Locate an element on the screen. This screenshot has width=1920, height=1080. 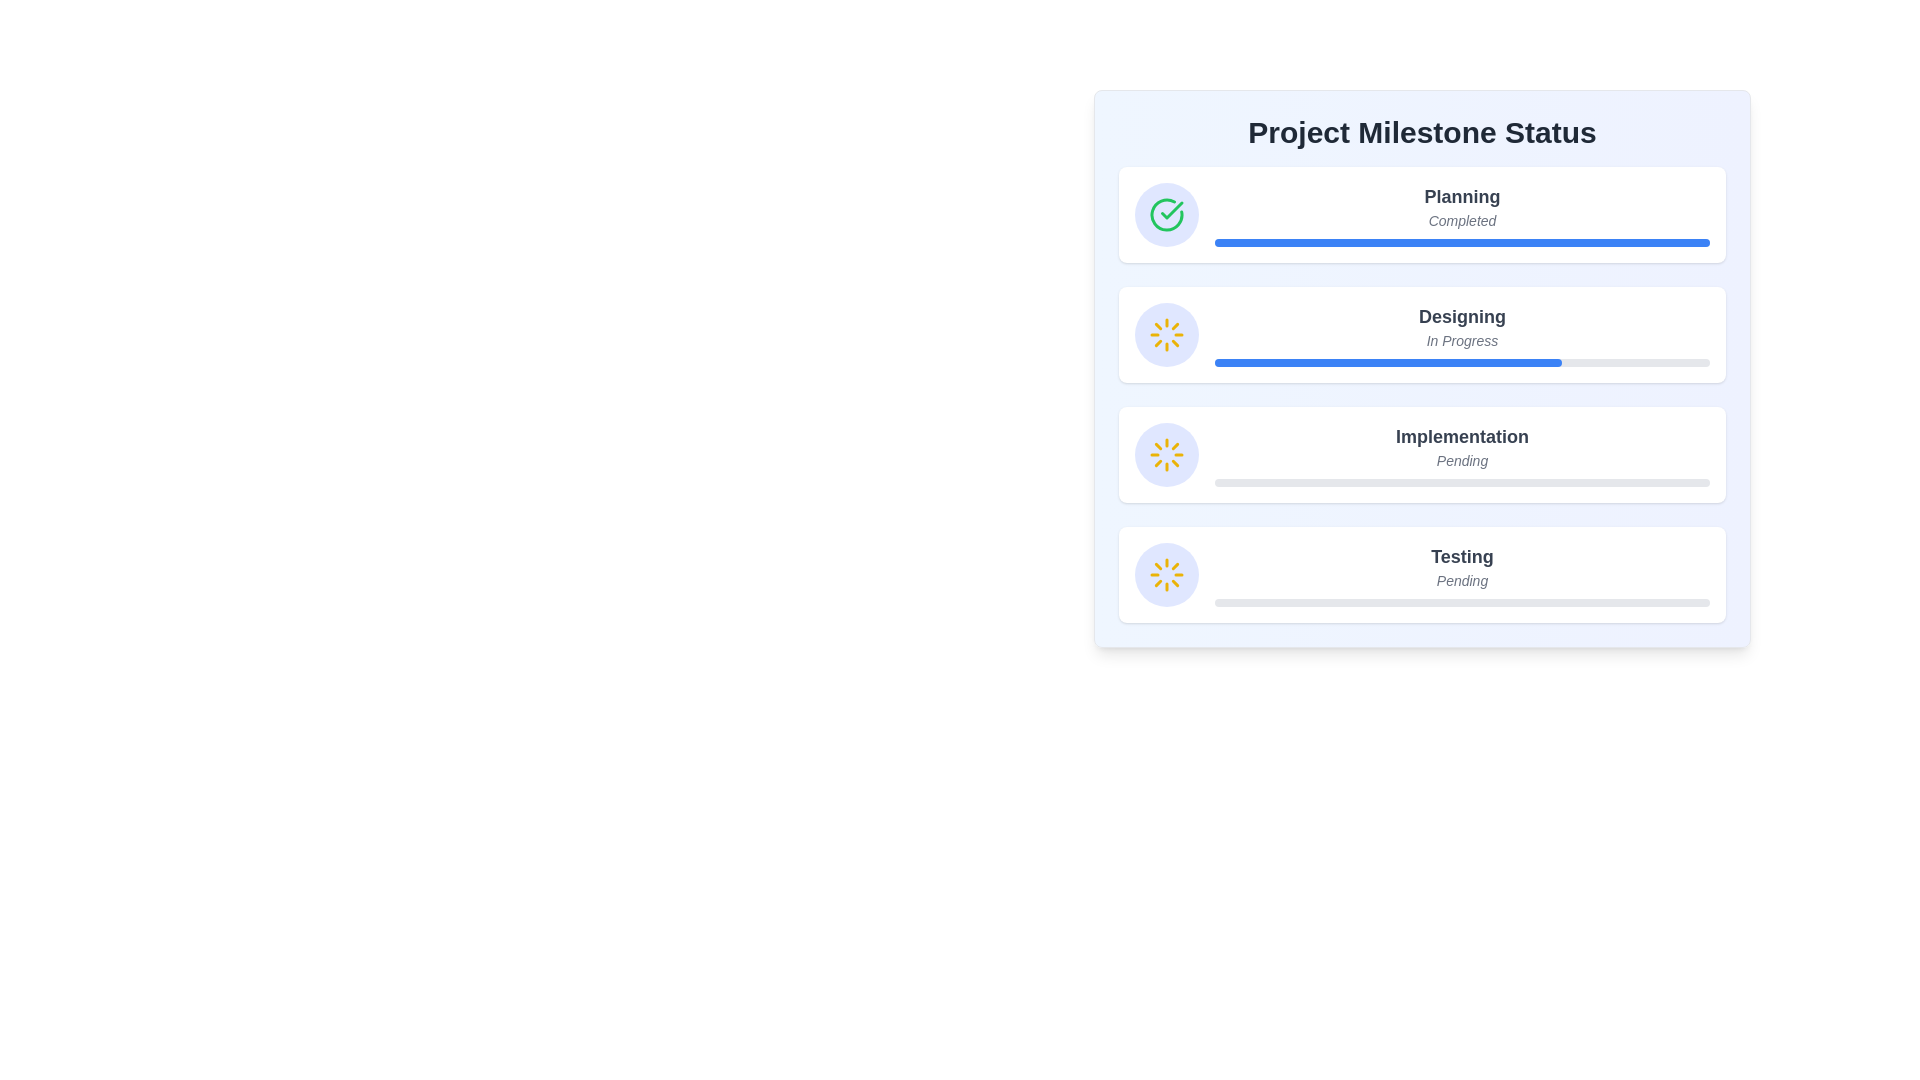
the 'Pending' status image icon located to the left of the 'Testing' section in the milestone list is located at coordinates (1166, 574).